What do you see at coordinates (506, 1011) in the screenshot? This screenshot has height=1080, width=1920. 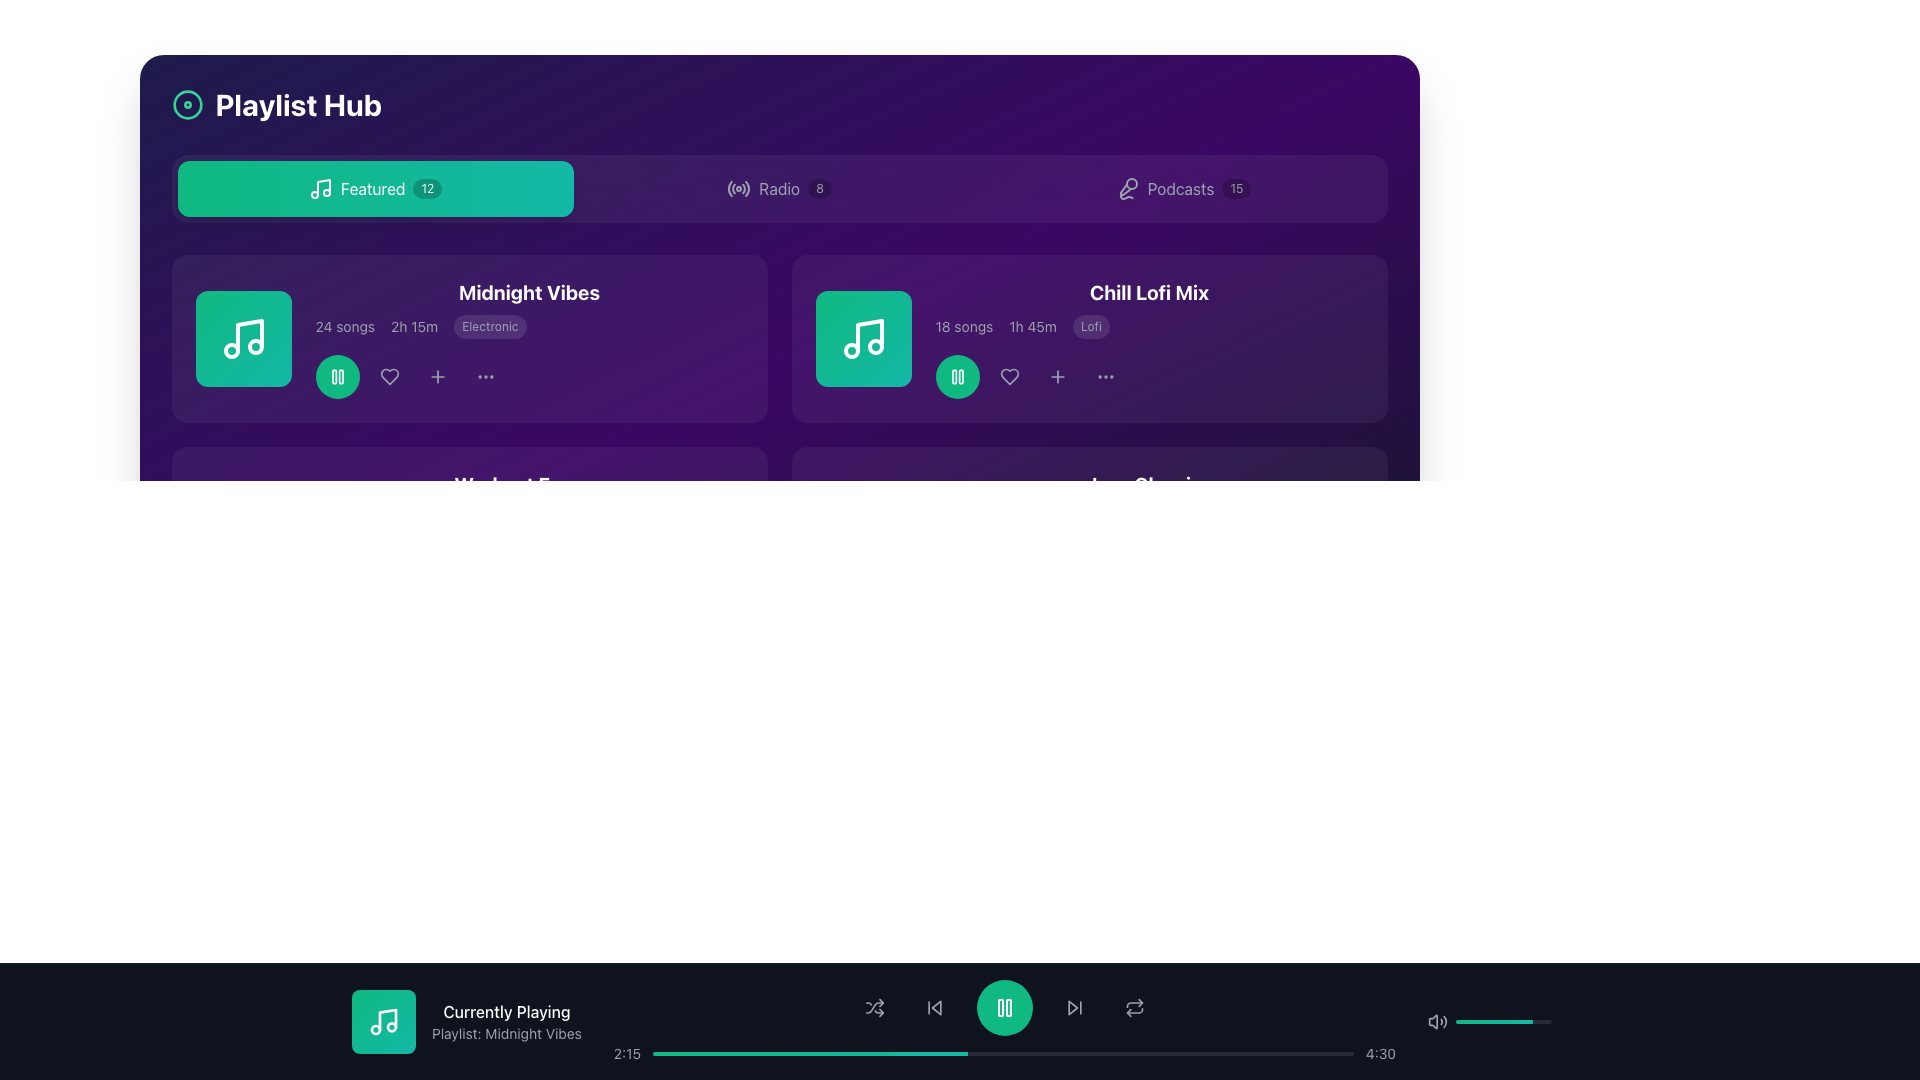 I see `the 'Currently Playing' text label element, which is displayed in white font within the footer toolbar of the application` at bounding box center [506, 1011].